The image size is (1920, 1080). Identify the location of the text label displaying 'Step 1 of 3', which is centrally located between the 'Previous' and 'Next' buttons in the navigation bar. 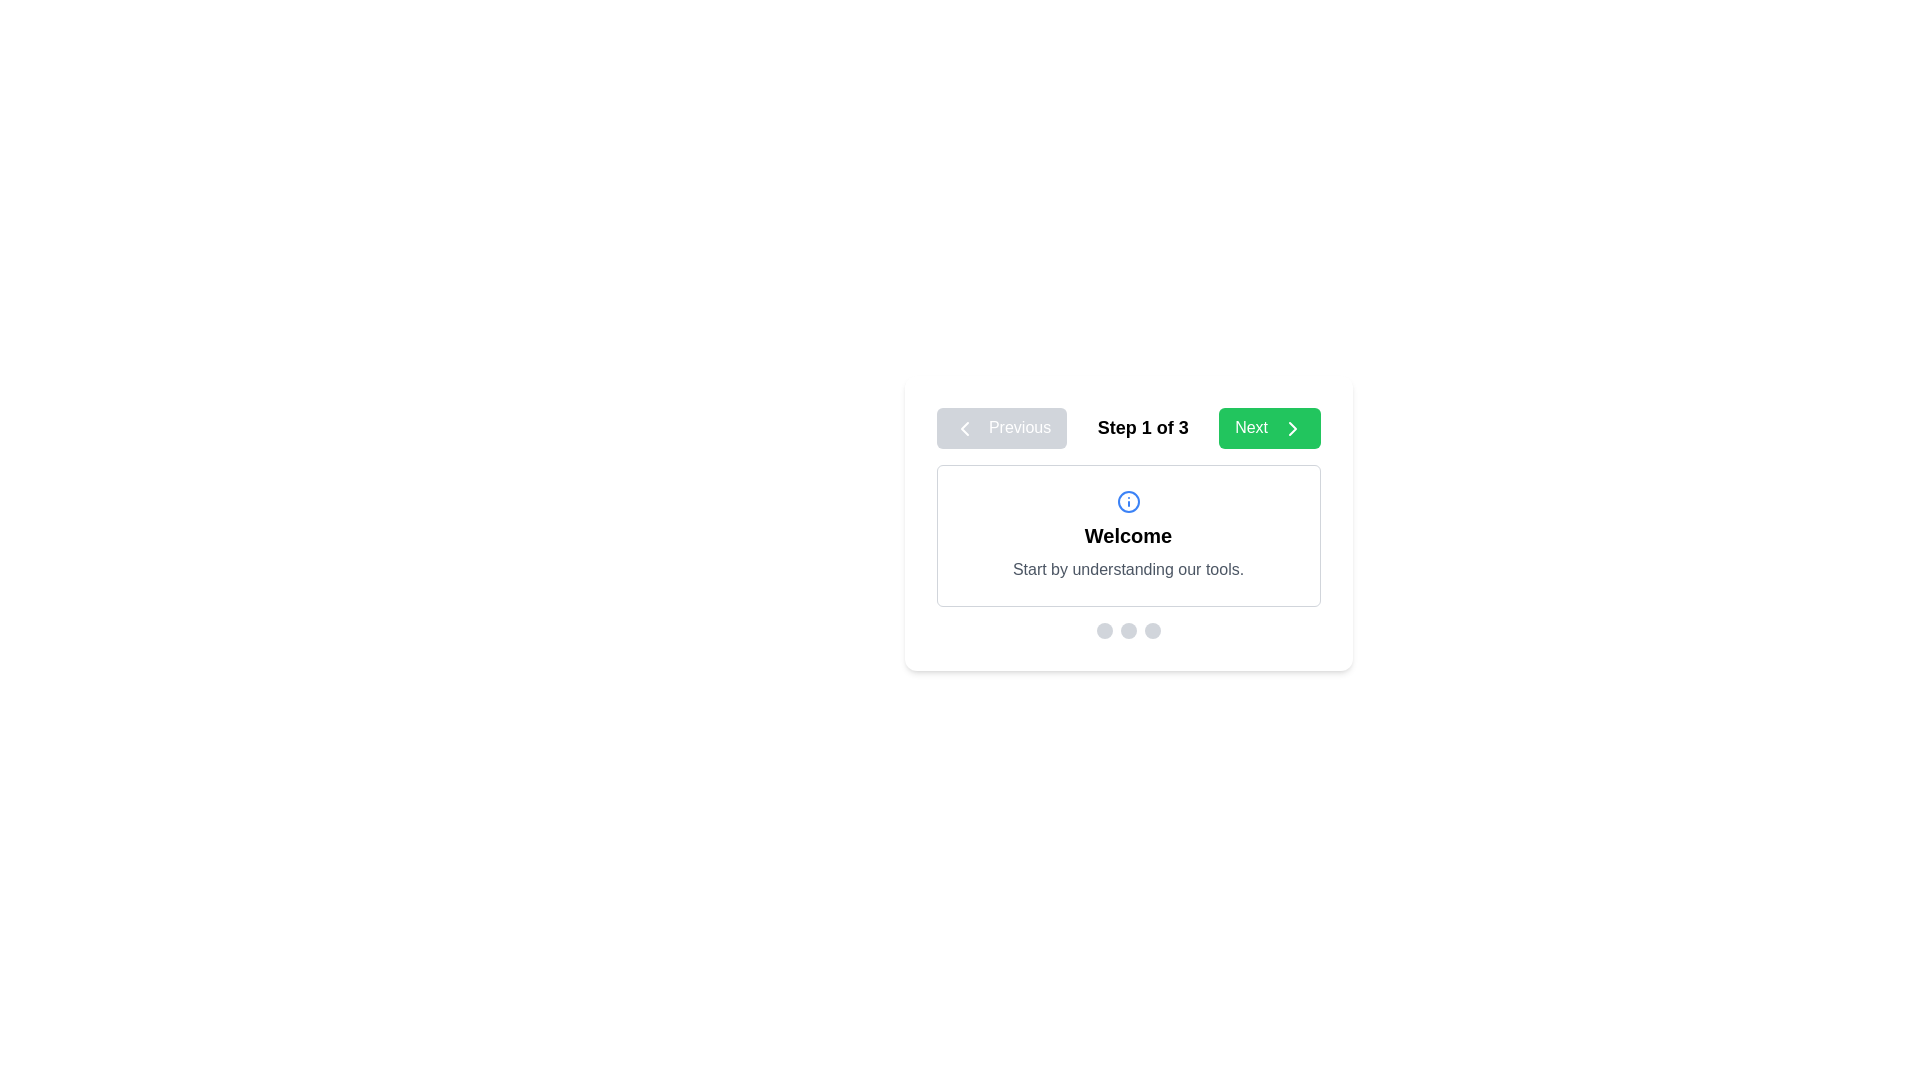
(1128, 427).